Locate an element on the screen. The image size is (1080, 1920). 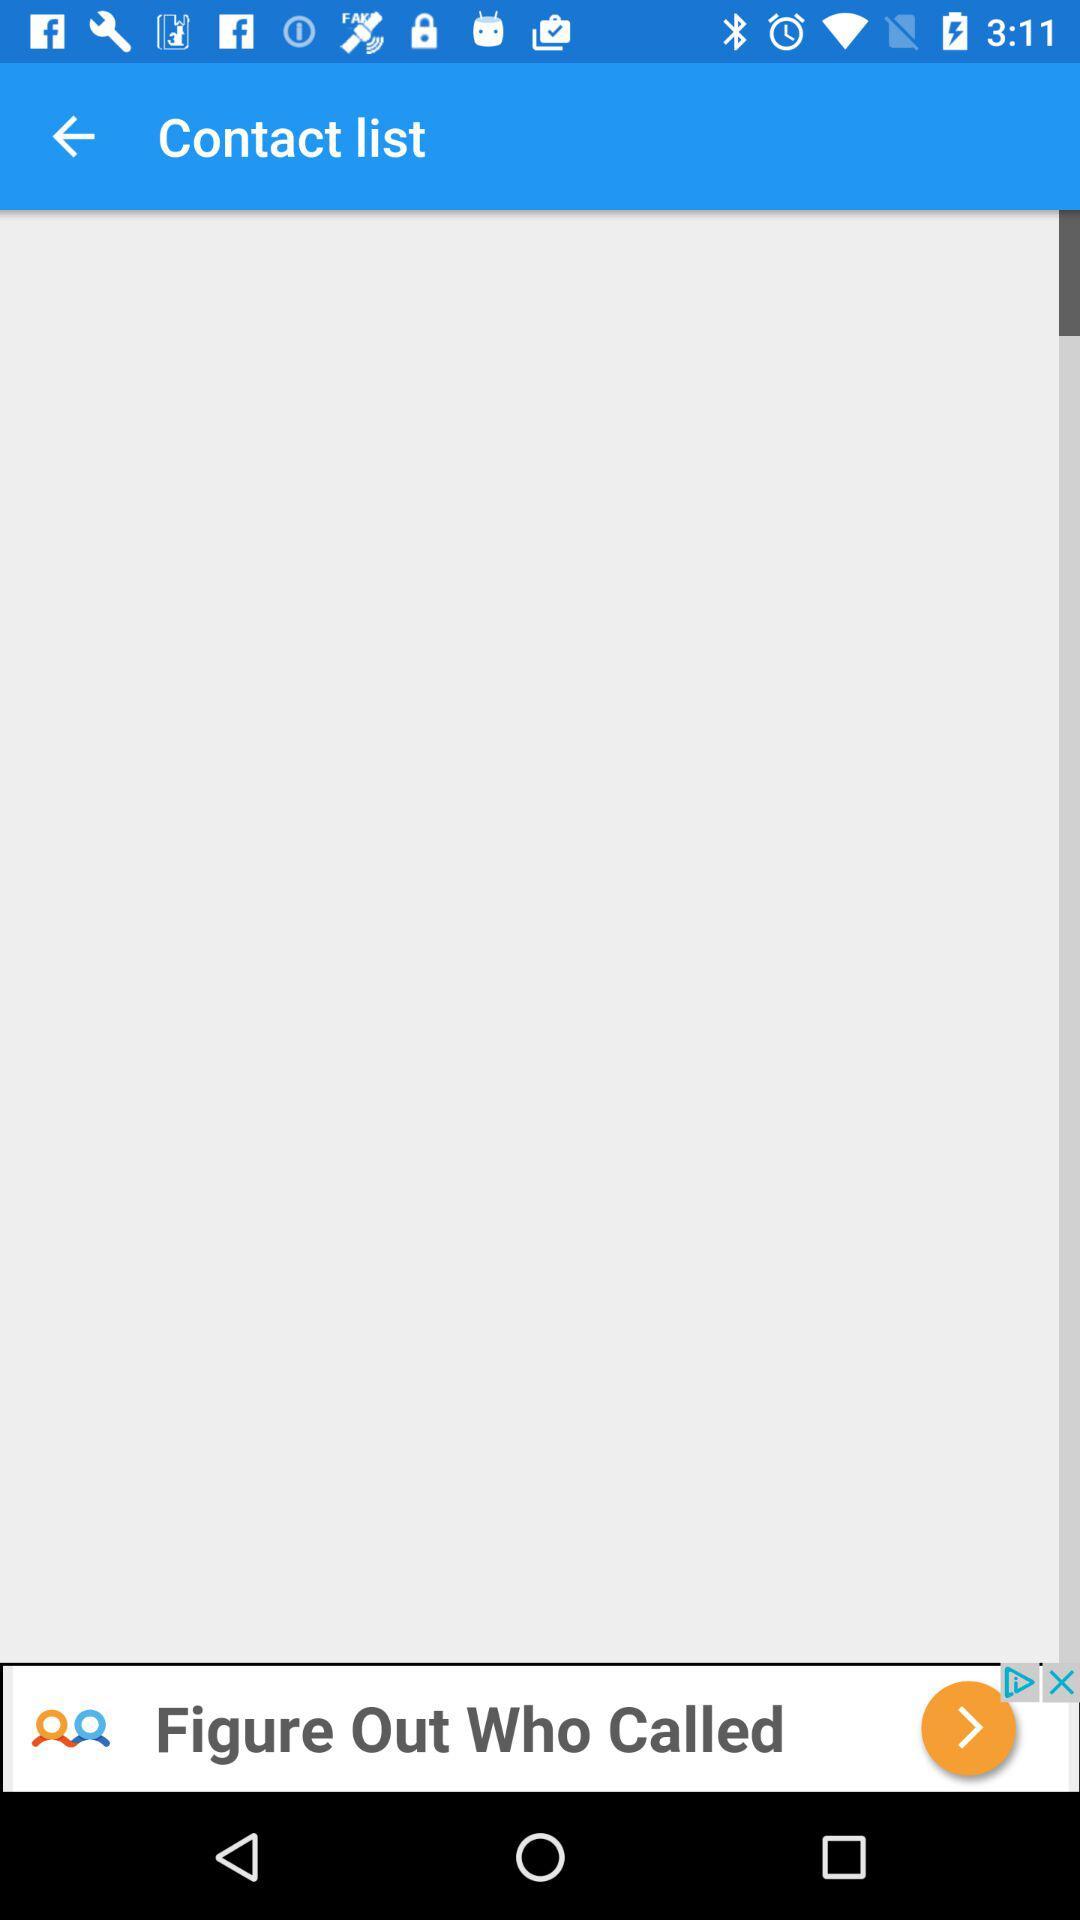
accept is located at coordinates (540, 1727).